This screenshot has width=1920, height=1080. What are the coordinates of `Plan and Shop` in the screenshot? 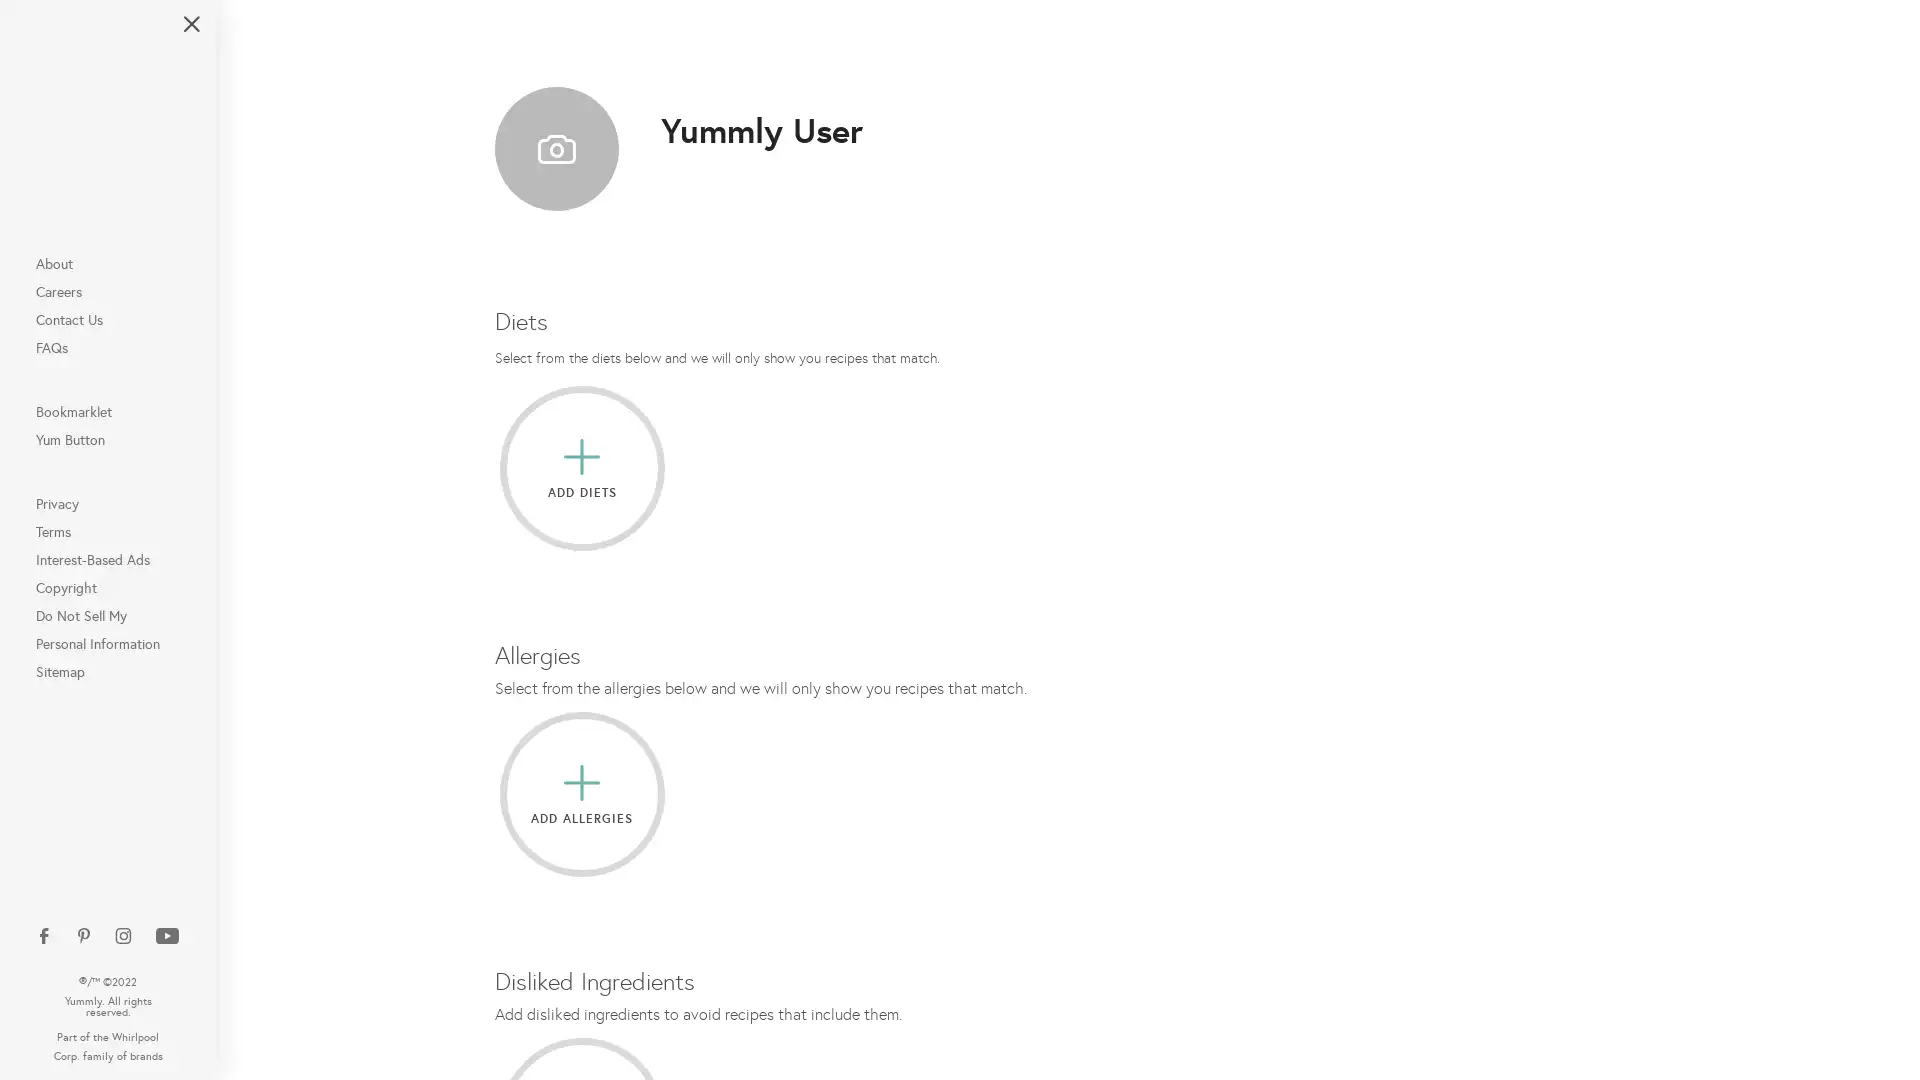 It's located at (1699, 131).